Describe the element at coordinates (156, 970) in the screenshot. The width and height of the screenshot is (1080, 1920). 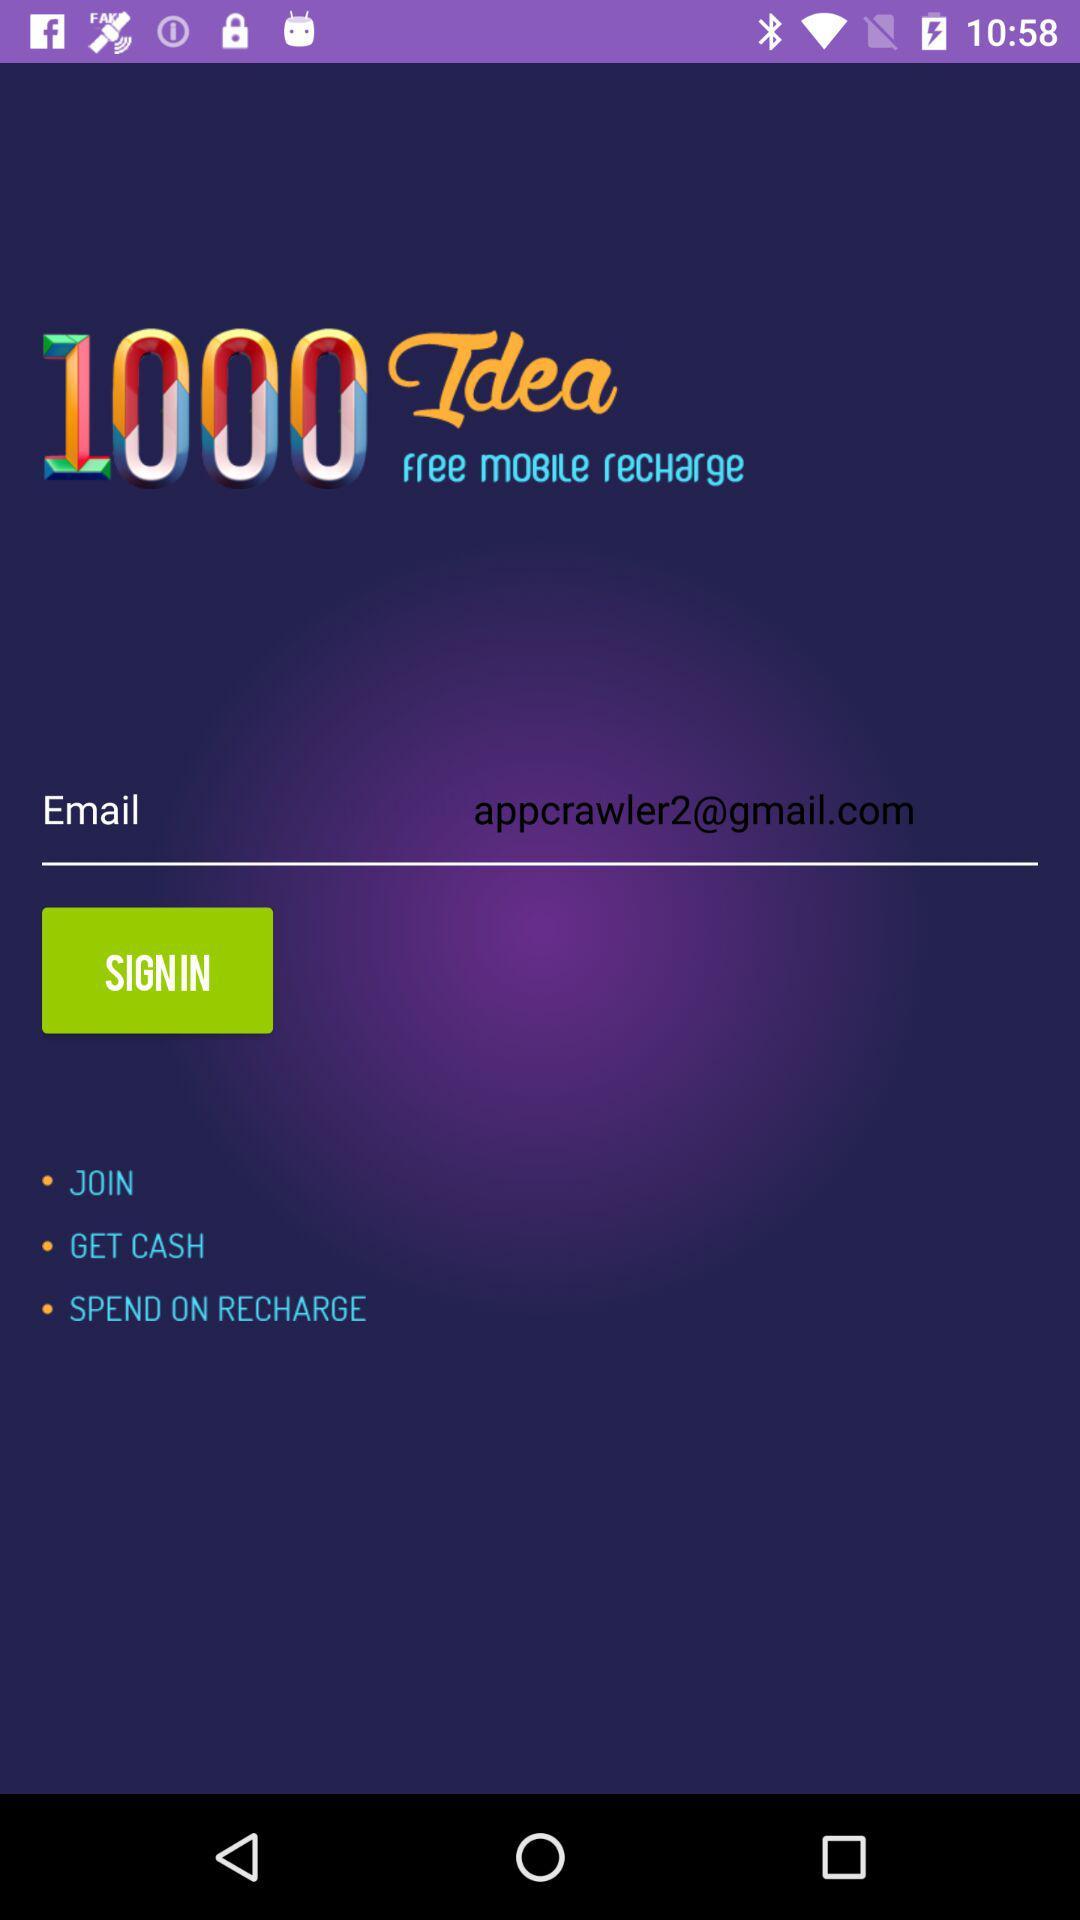
I see `sign in item` at that location.